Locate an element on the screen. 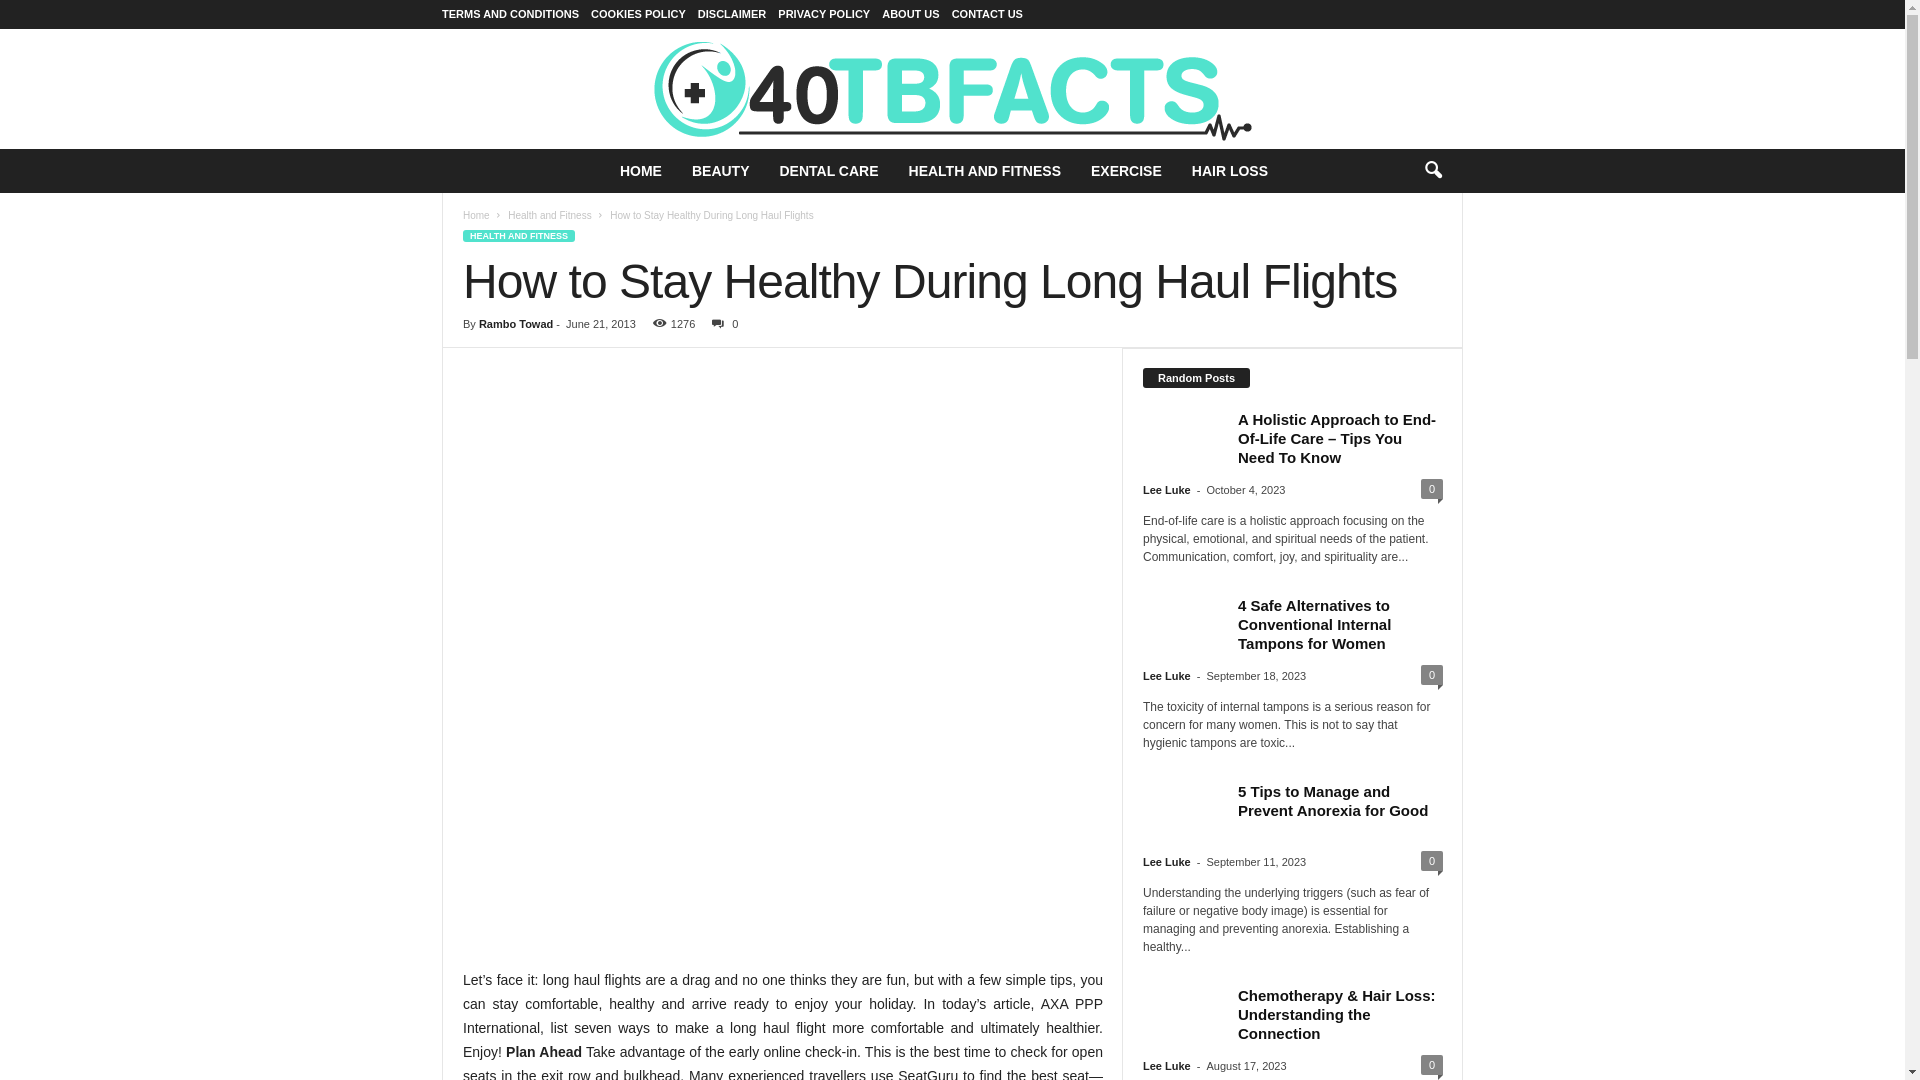 This screenshot has width=1920, height=1080. 'PRIVACY POLICY' is located at coordinates (824, 14).